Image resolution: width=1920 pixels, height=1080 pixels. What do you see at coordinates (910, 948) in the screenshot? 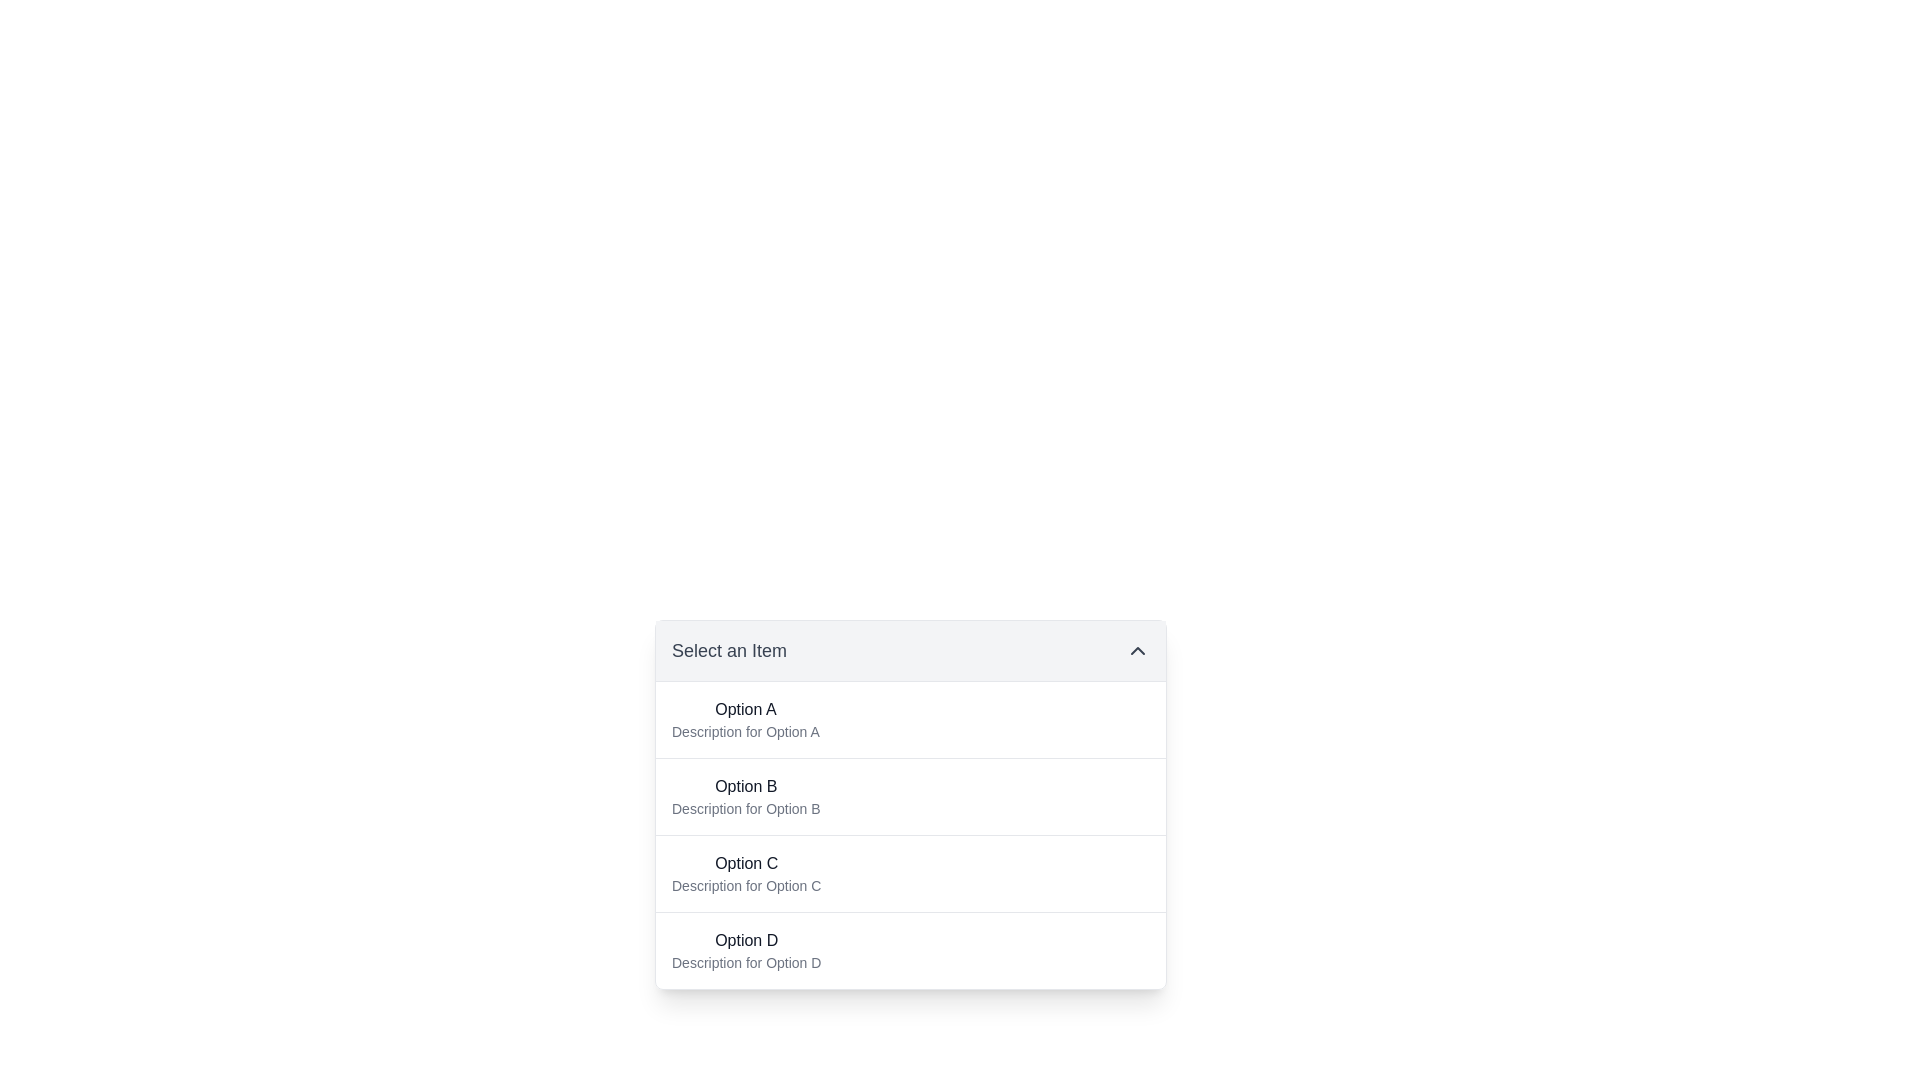
I see `the fourth item in the dropdown list, which represents 'Option D'` at bounding box center [910, 948].